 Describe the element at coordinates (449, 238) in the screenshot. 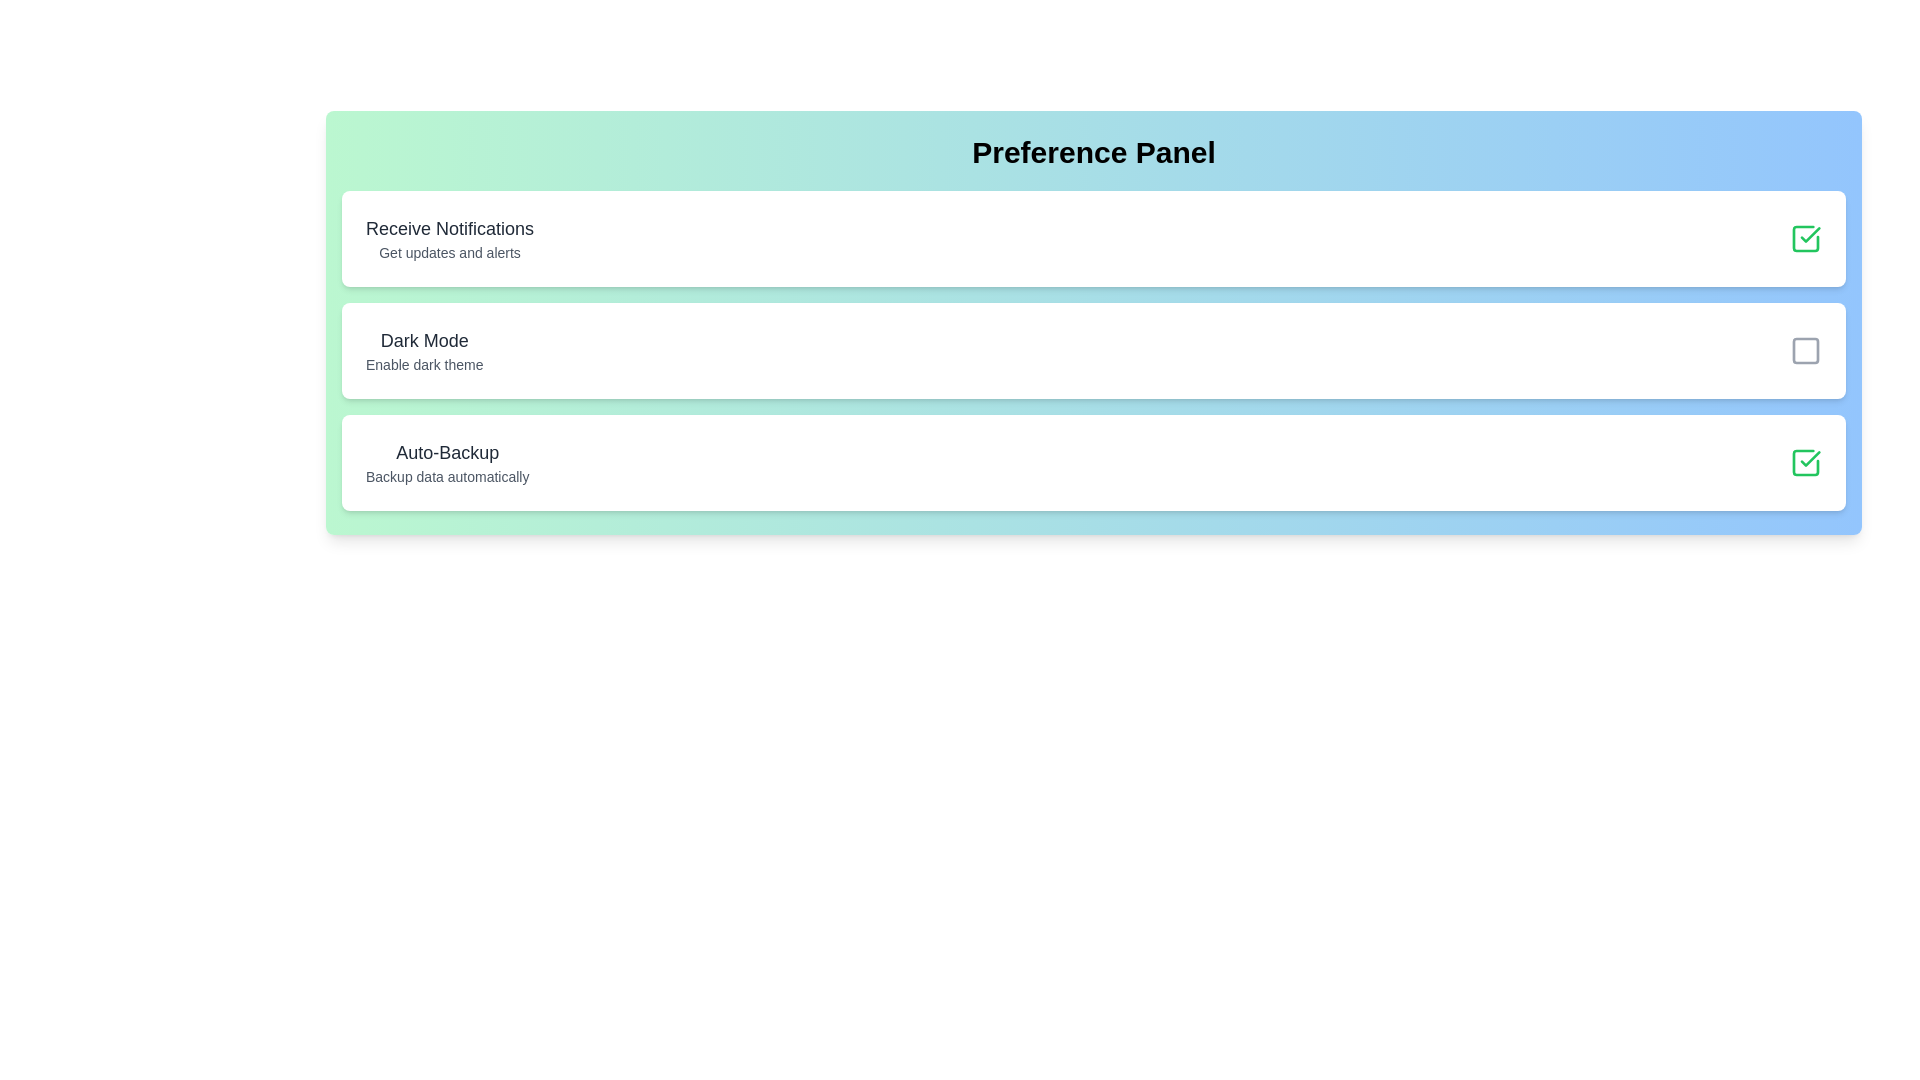

I see `text element labeled 'Receive Notifications' which is bold and has a smaller, lighter text below it that reads 'Get updates and alerts'` at that location.